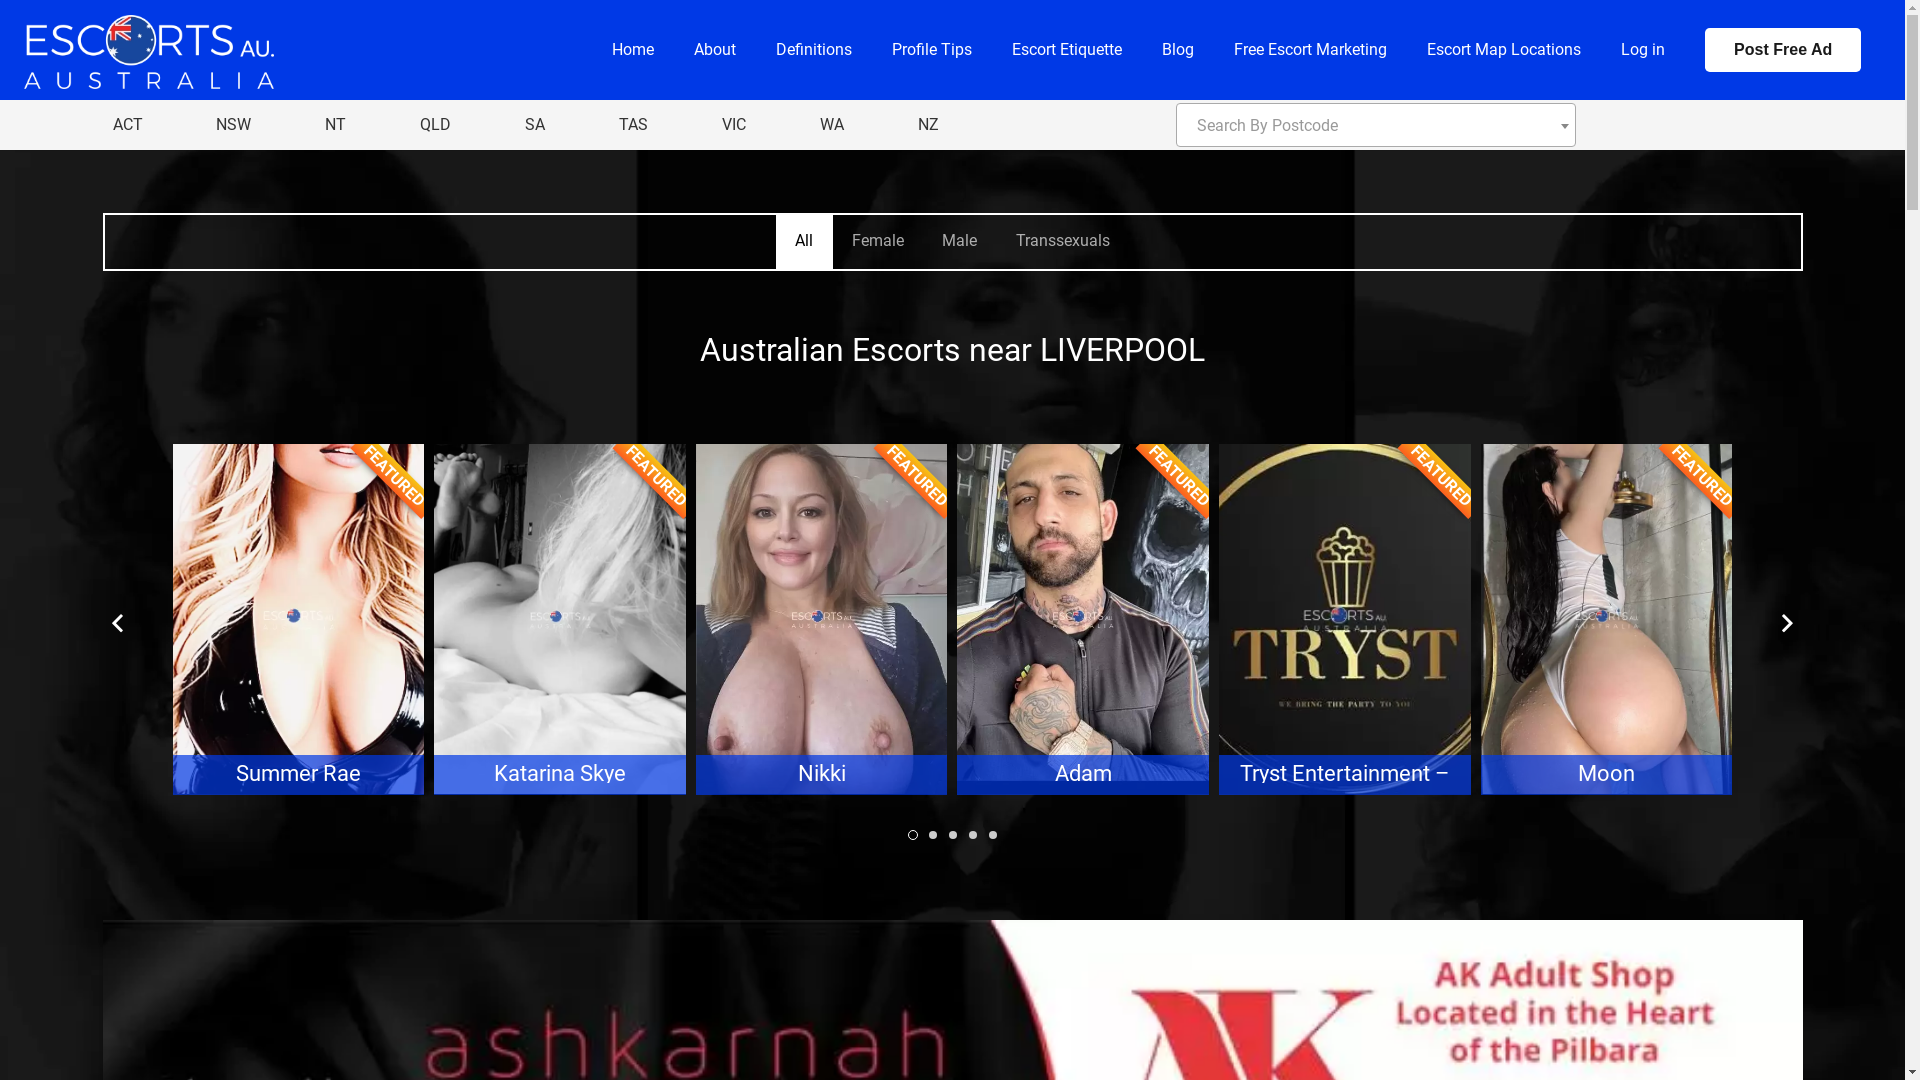 The image size is (1920, 1080). I want to click on 'VIC', so click(733, 124).